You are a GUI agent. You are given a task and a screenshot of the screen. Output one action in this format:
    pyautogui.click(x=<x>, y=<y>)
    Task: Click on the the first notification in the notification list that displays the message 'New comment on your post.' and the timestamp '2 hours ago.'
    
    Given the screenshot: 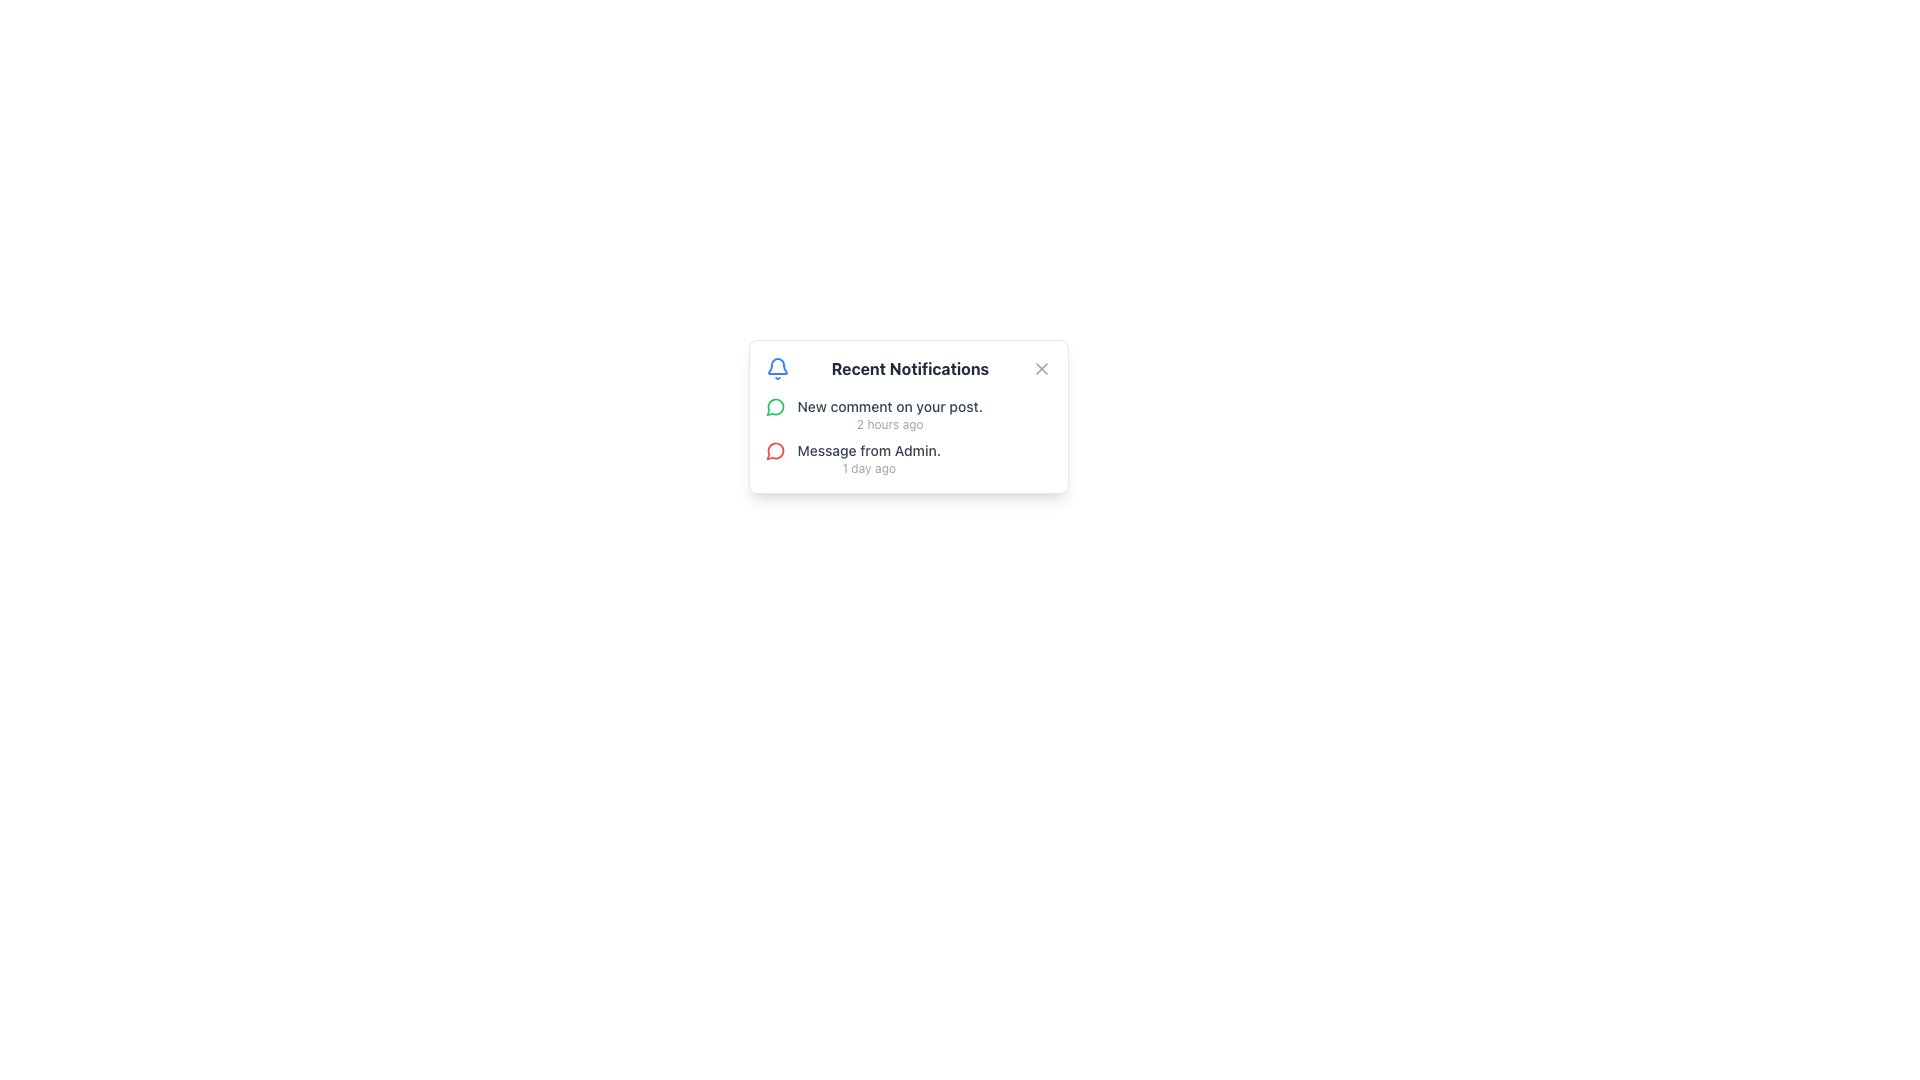 What is the action you would take?
    pyautogui.click(x=889, y=414)
    